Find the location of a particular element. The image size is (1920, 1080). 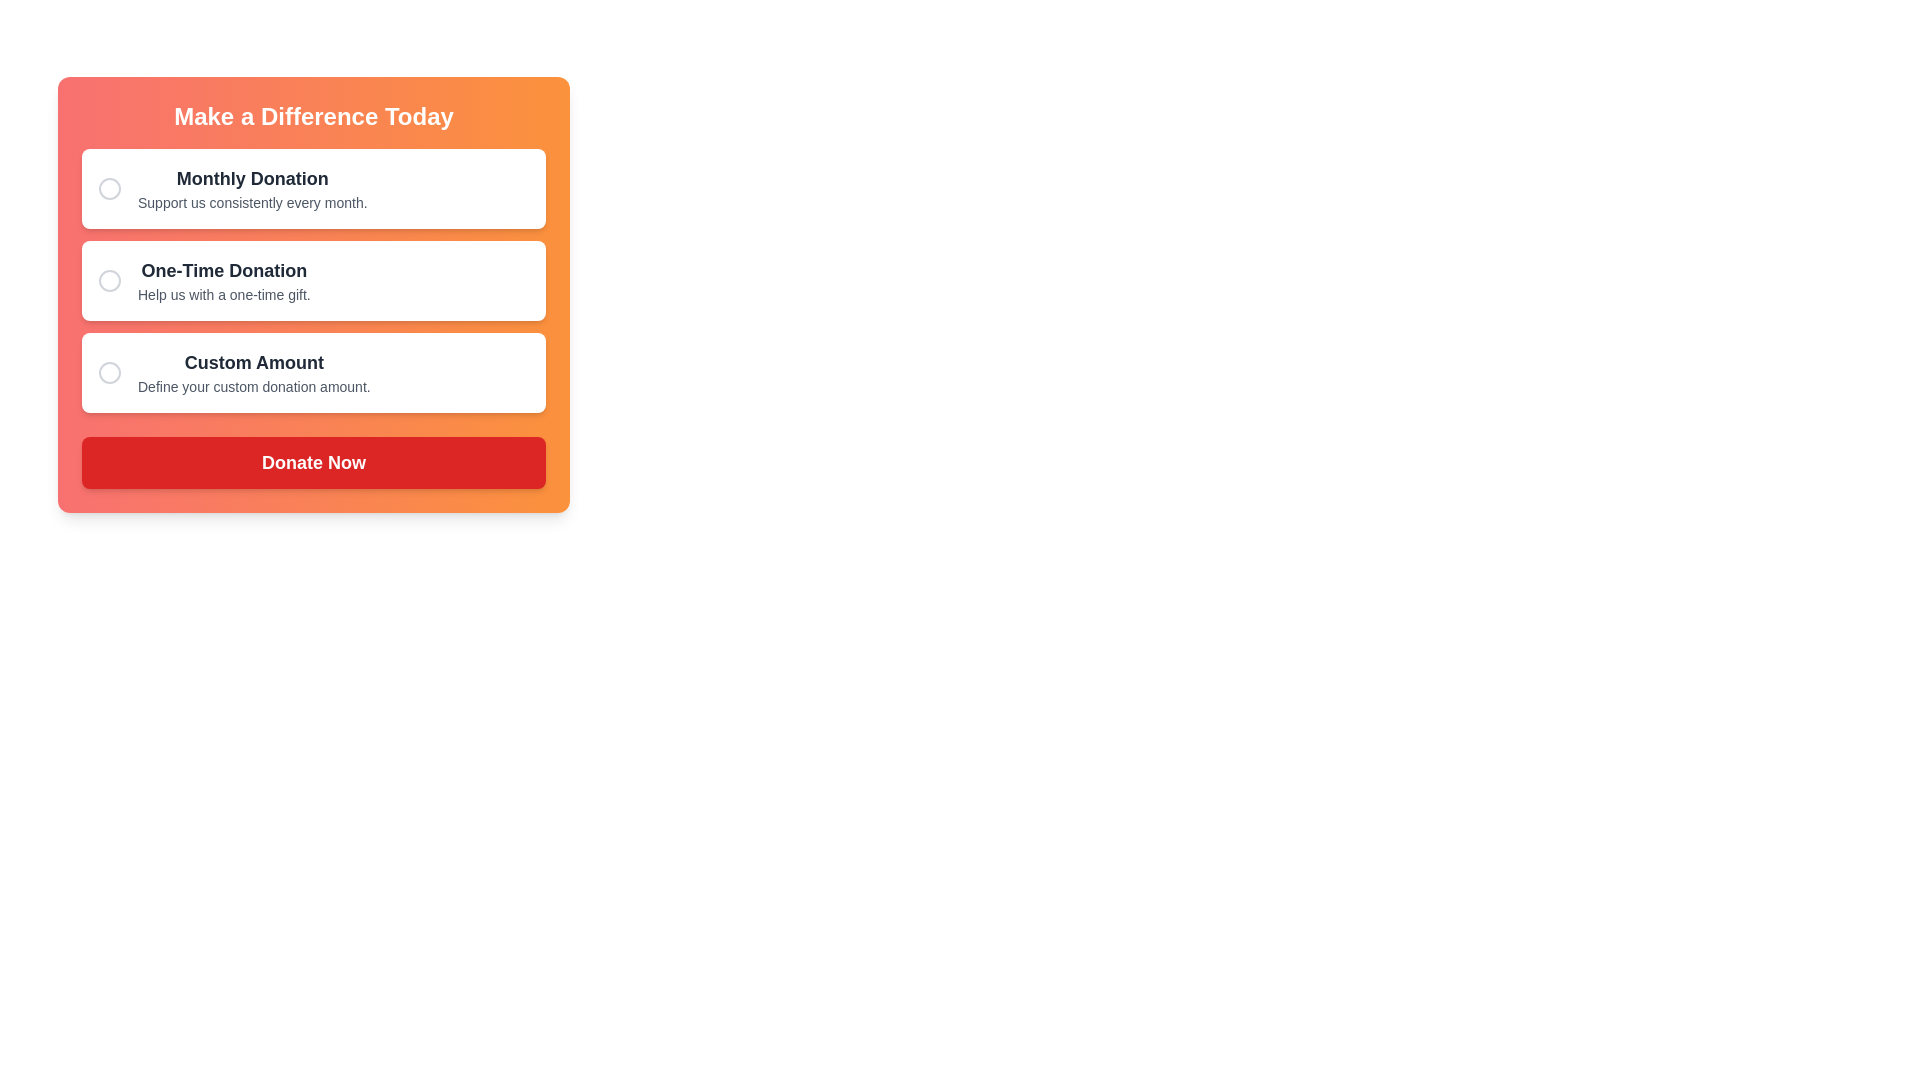

the center of the Selection Indicator (radio button) next to the 'Custom Amount' label is located at coordinates (109, 373).